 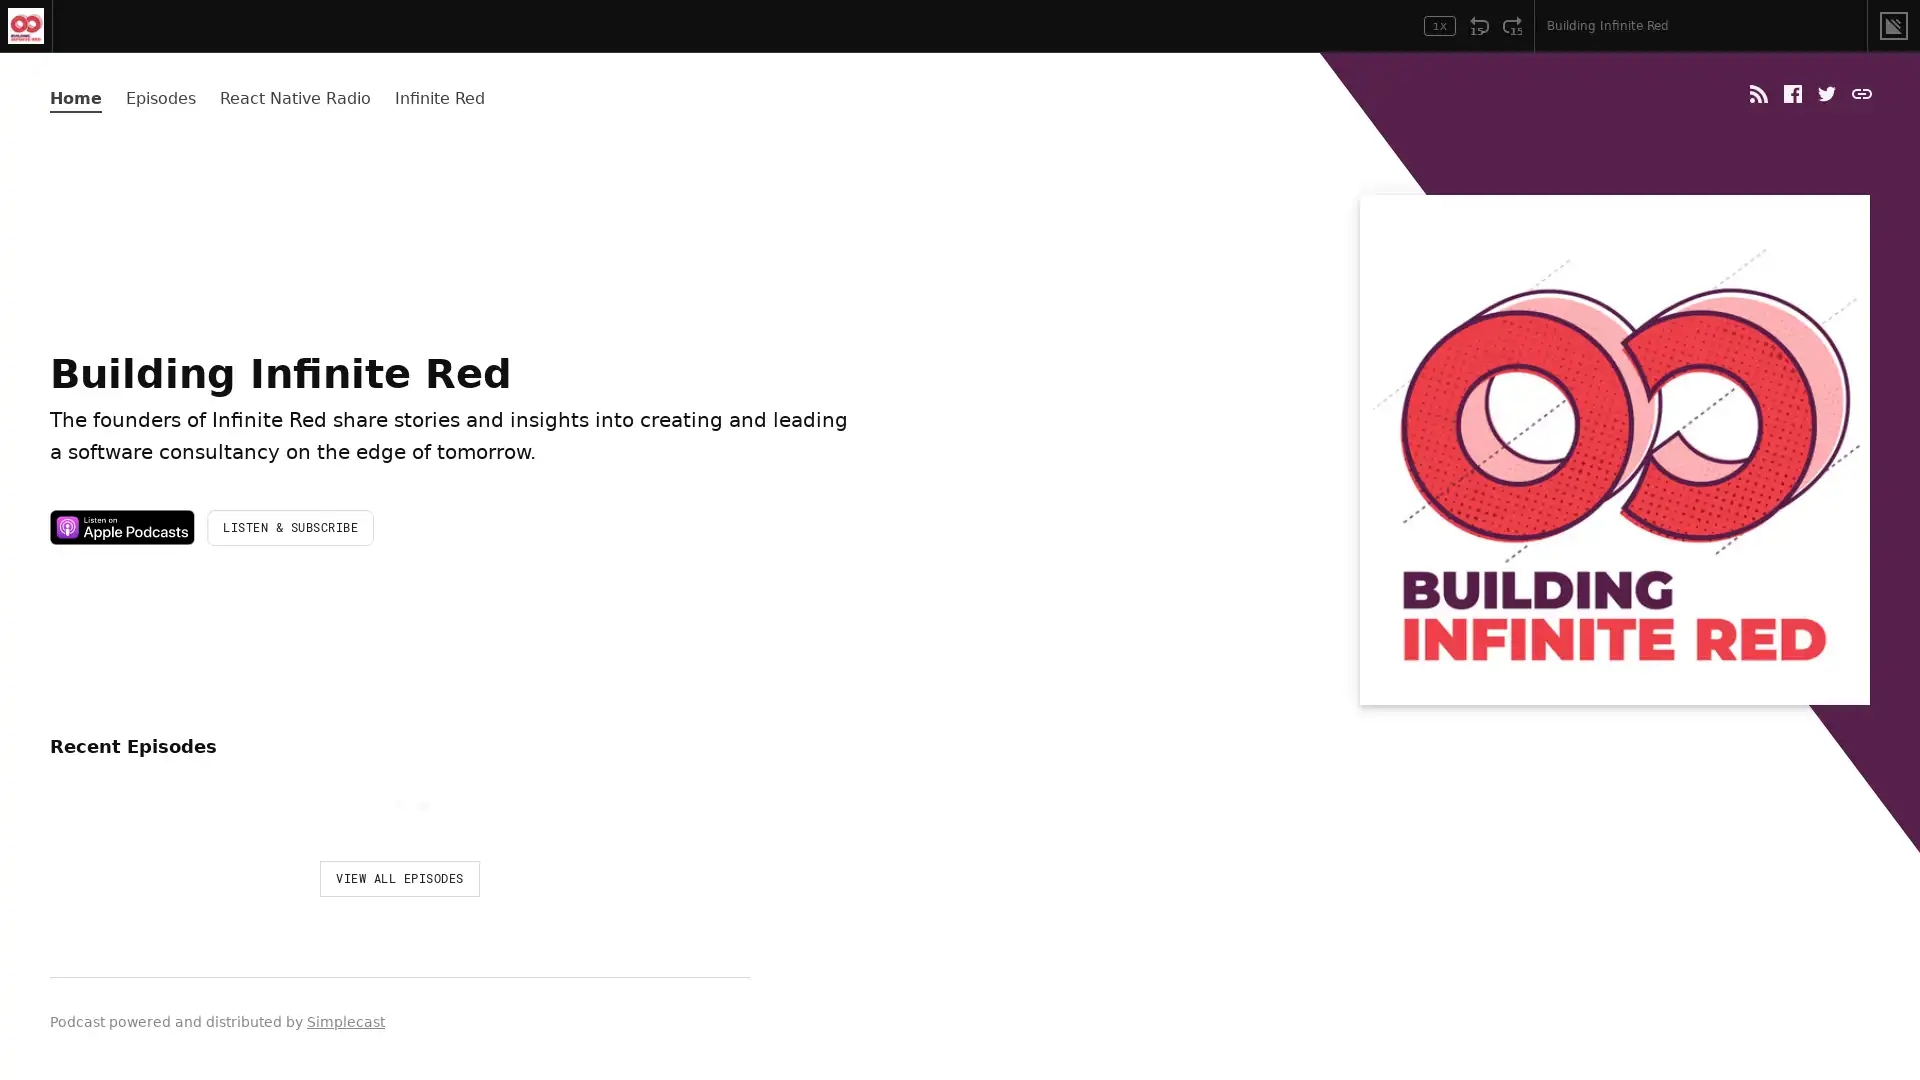 What do you see at coordinates (73, 1019) in the screenshot?
I see `Play` at bounding box center [73, 1019].